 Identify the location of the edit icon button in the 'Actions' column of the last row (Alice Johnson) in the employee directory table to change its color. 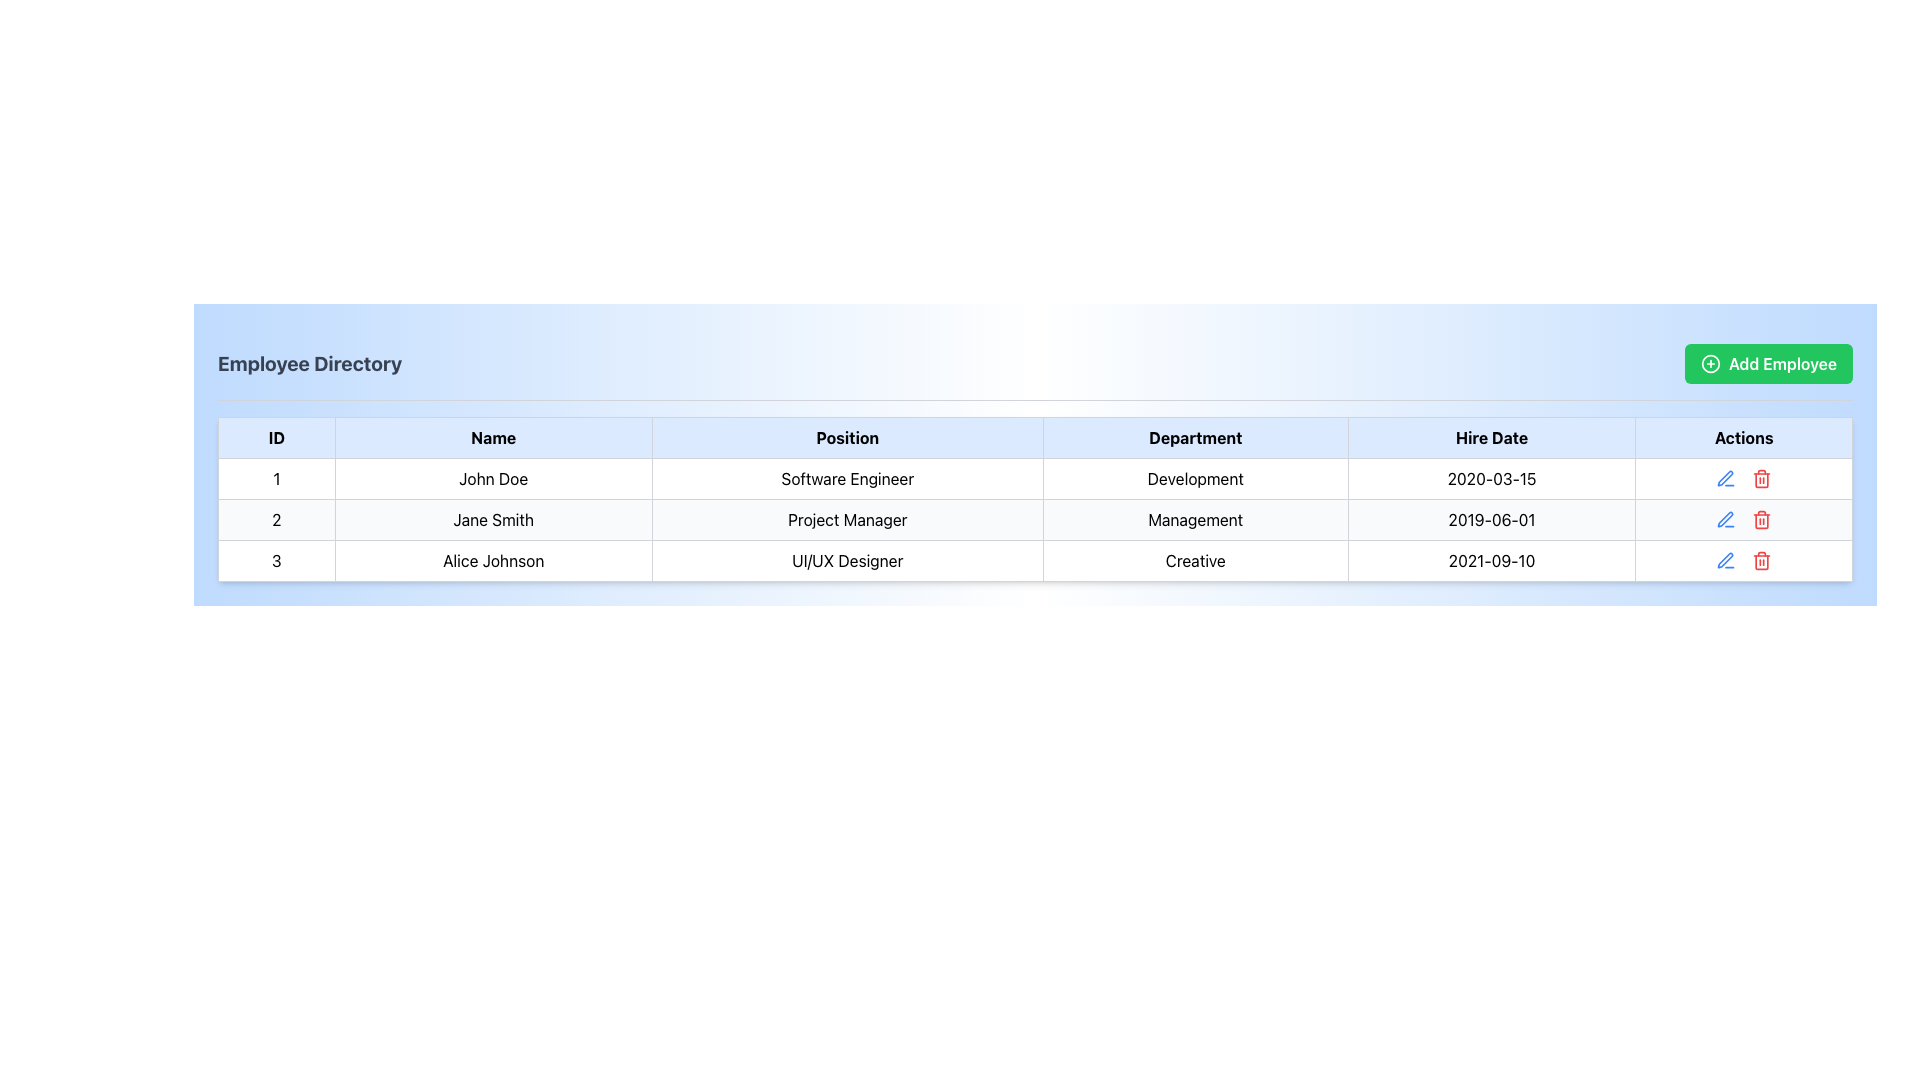
(1725, 560).